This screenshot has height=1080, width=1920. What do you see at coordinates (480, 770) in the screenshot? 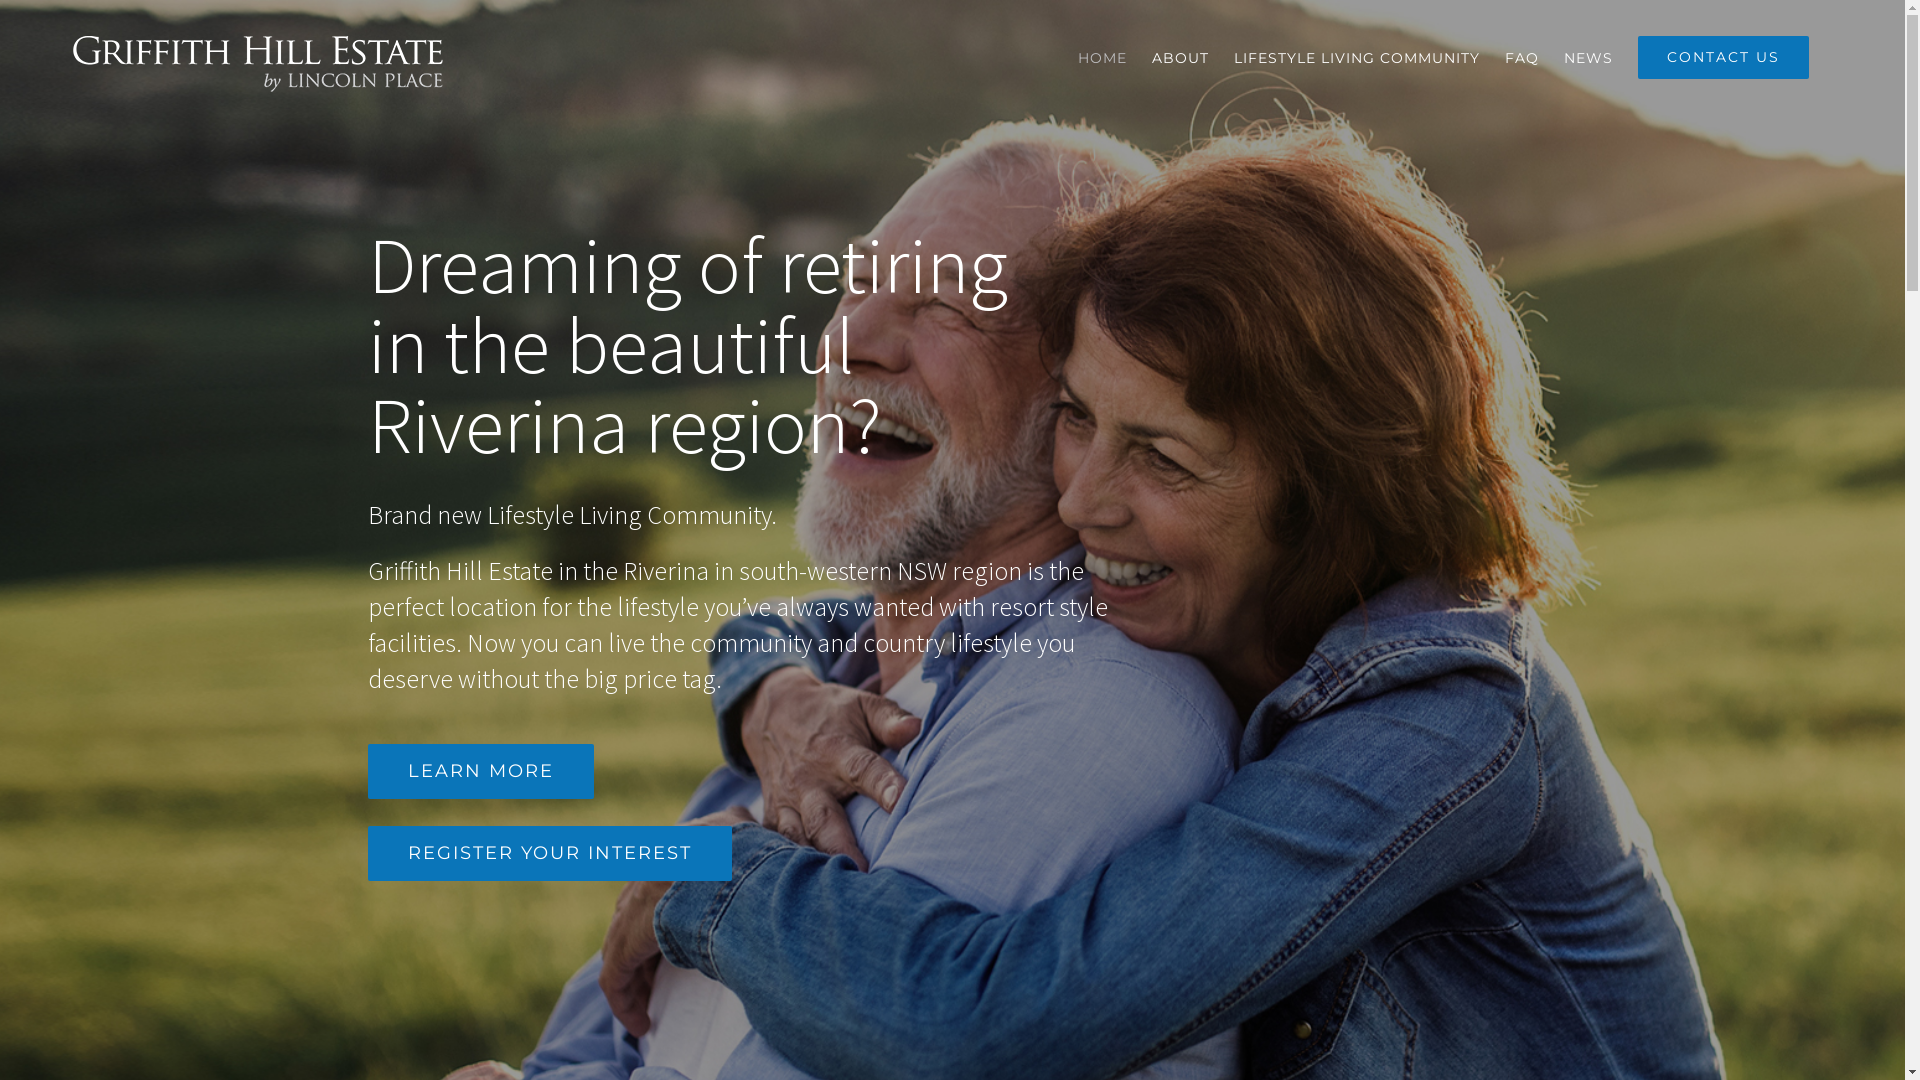
I see `'LEARN MORE'` at bounding box center [480, 770].